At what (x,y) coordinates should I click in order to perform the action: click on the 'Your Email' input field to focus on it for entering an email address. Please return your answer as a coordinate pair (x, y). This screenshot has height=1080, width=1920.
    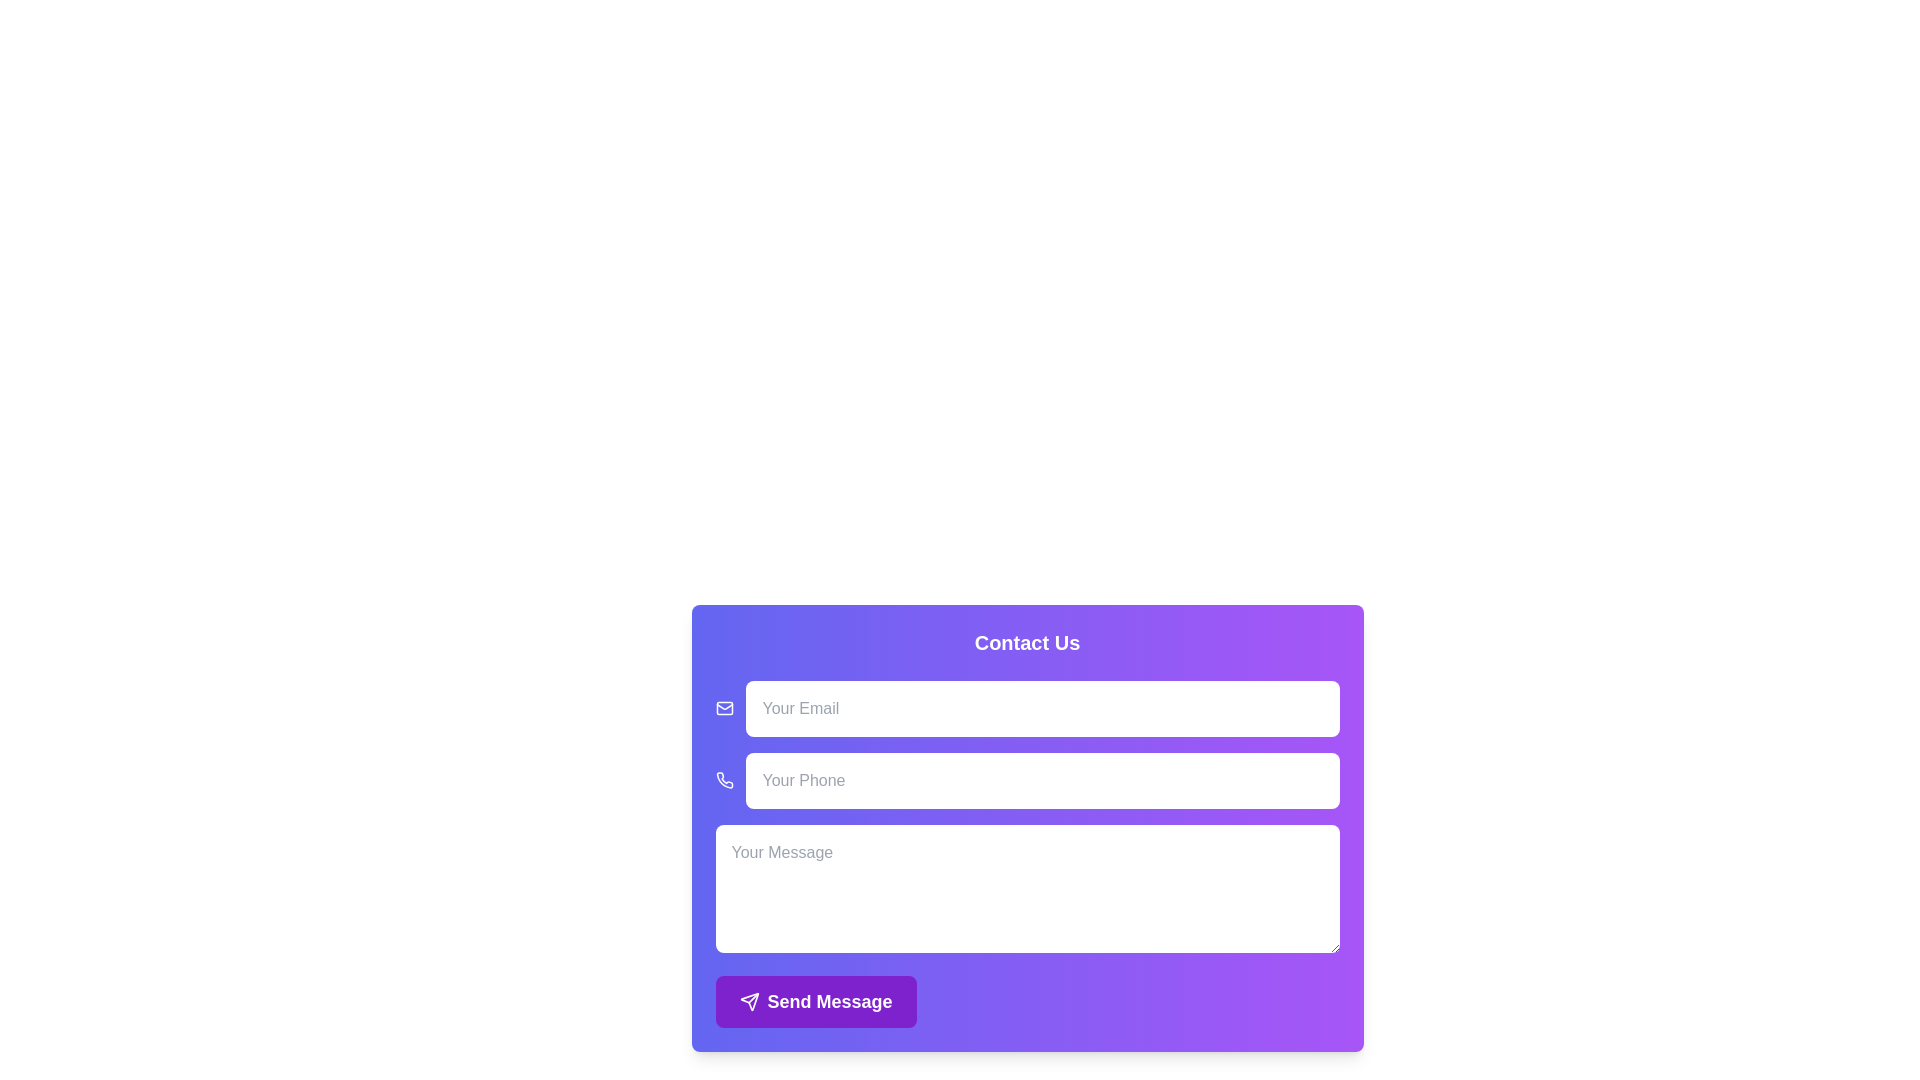
    Looking at the image, I should click on (1027, 708).